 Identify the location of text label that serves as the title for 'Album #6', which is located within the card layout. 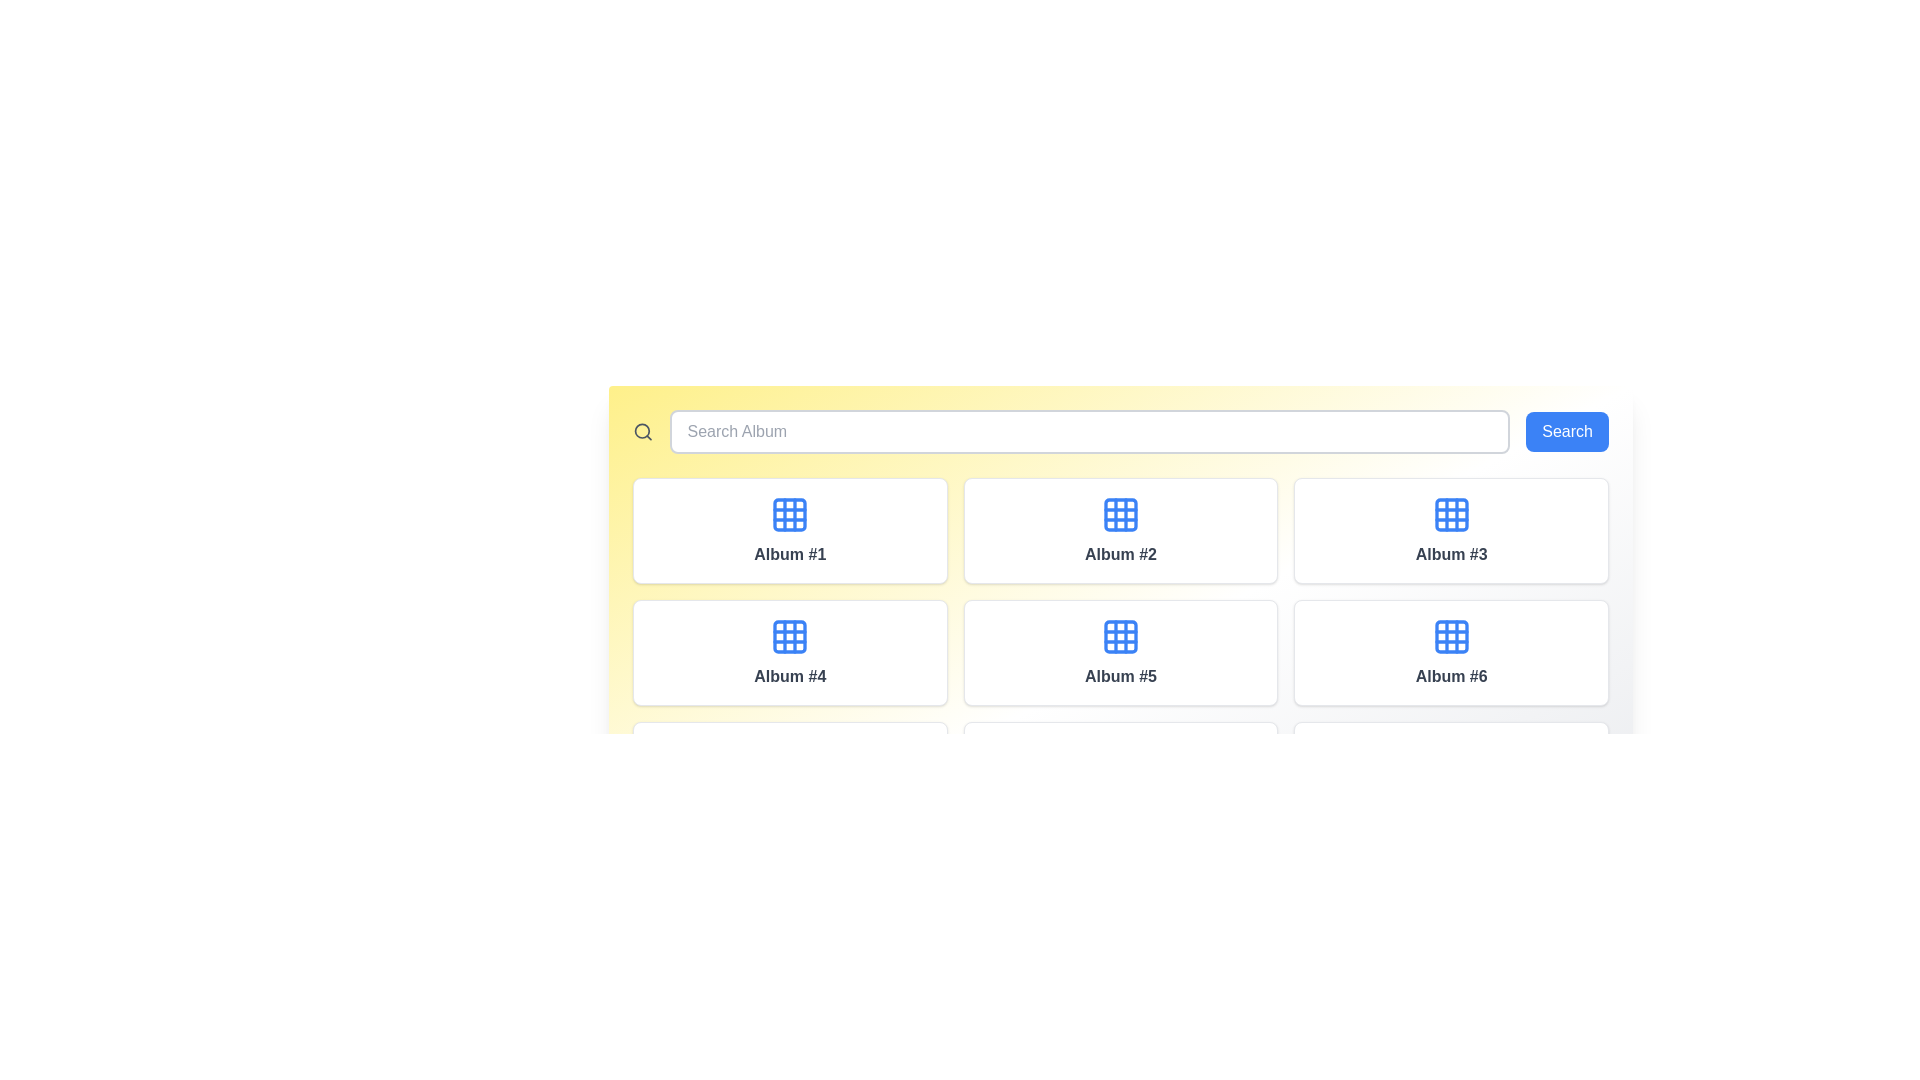
(1451, 676).